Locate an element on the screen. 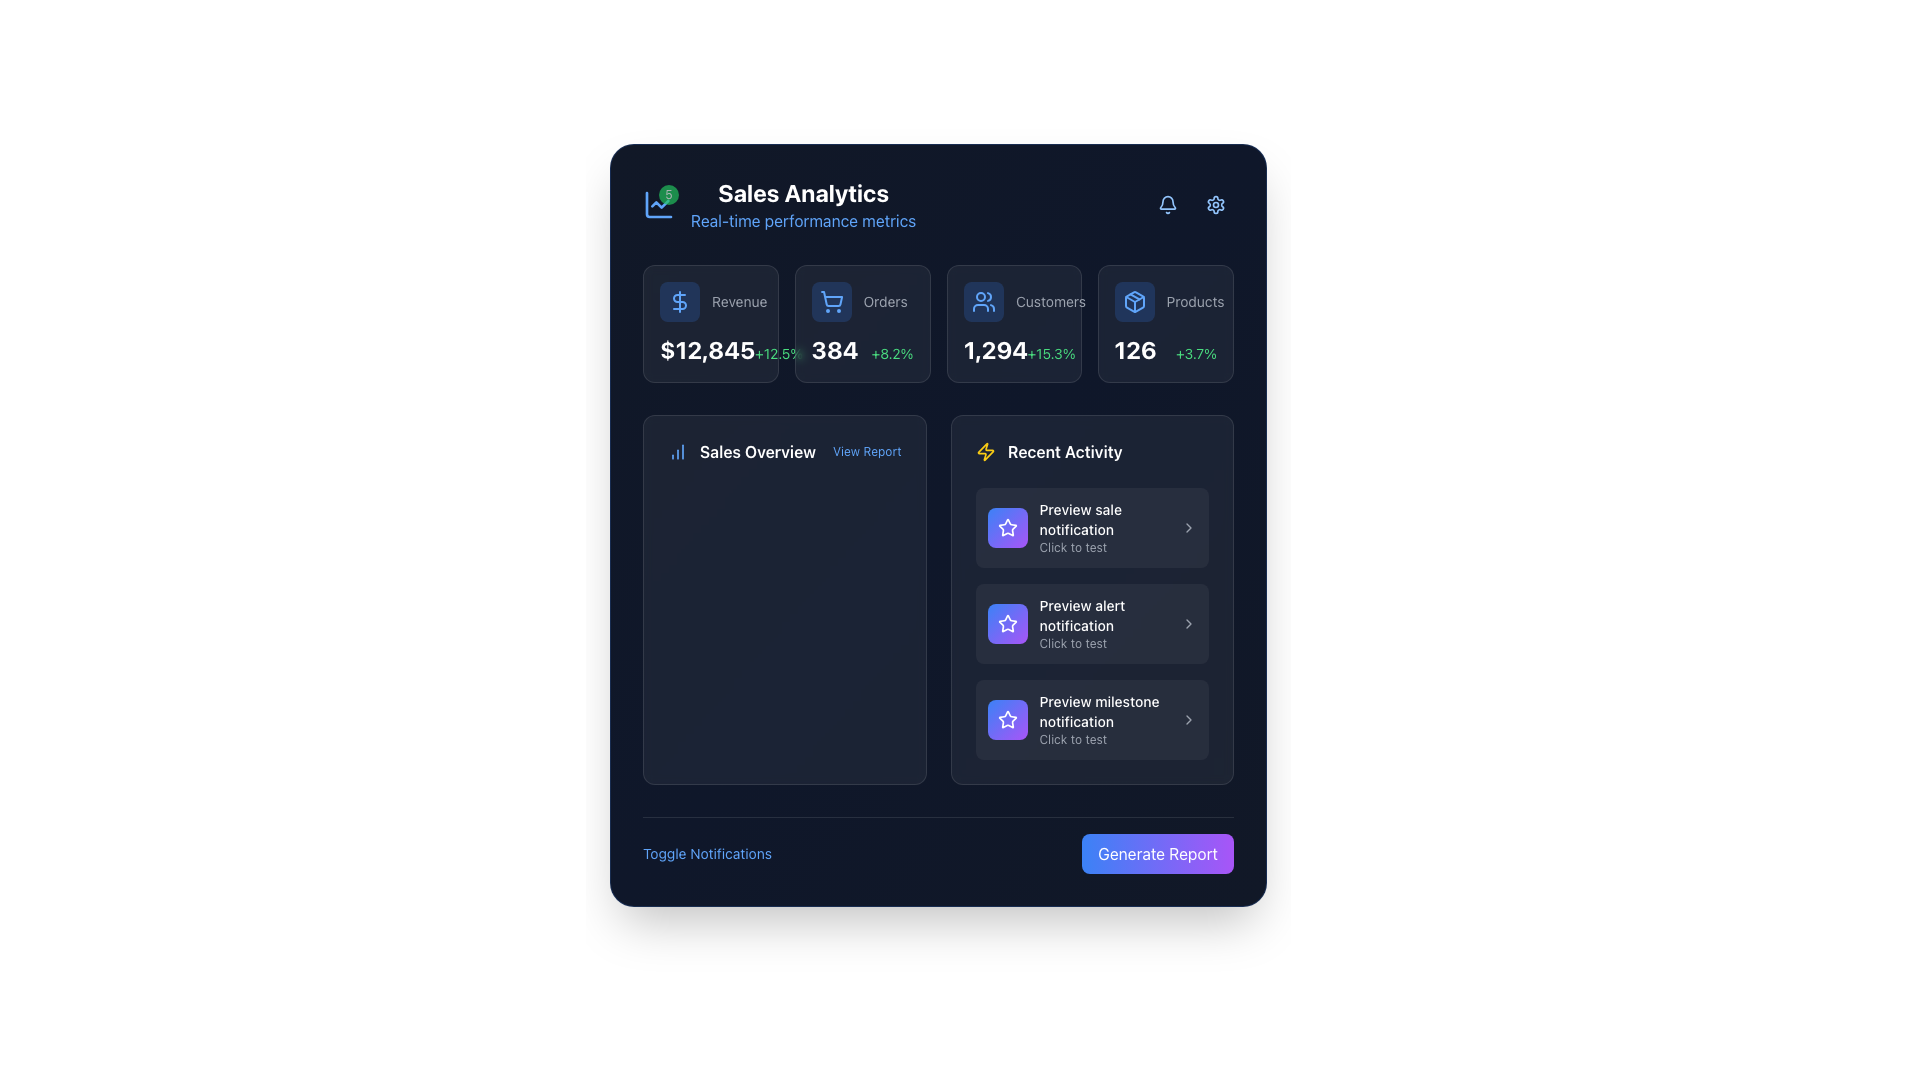 This screenshot has height=1080, width=1920. the bell icon in the top-right corner of the panel is located at coordinates (1167, 204).